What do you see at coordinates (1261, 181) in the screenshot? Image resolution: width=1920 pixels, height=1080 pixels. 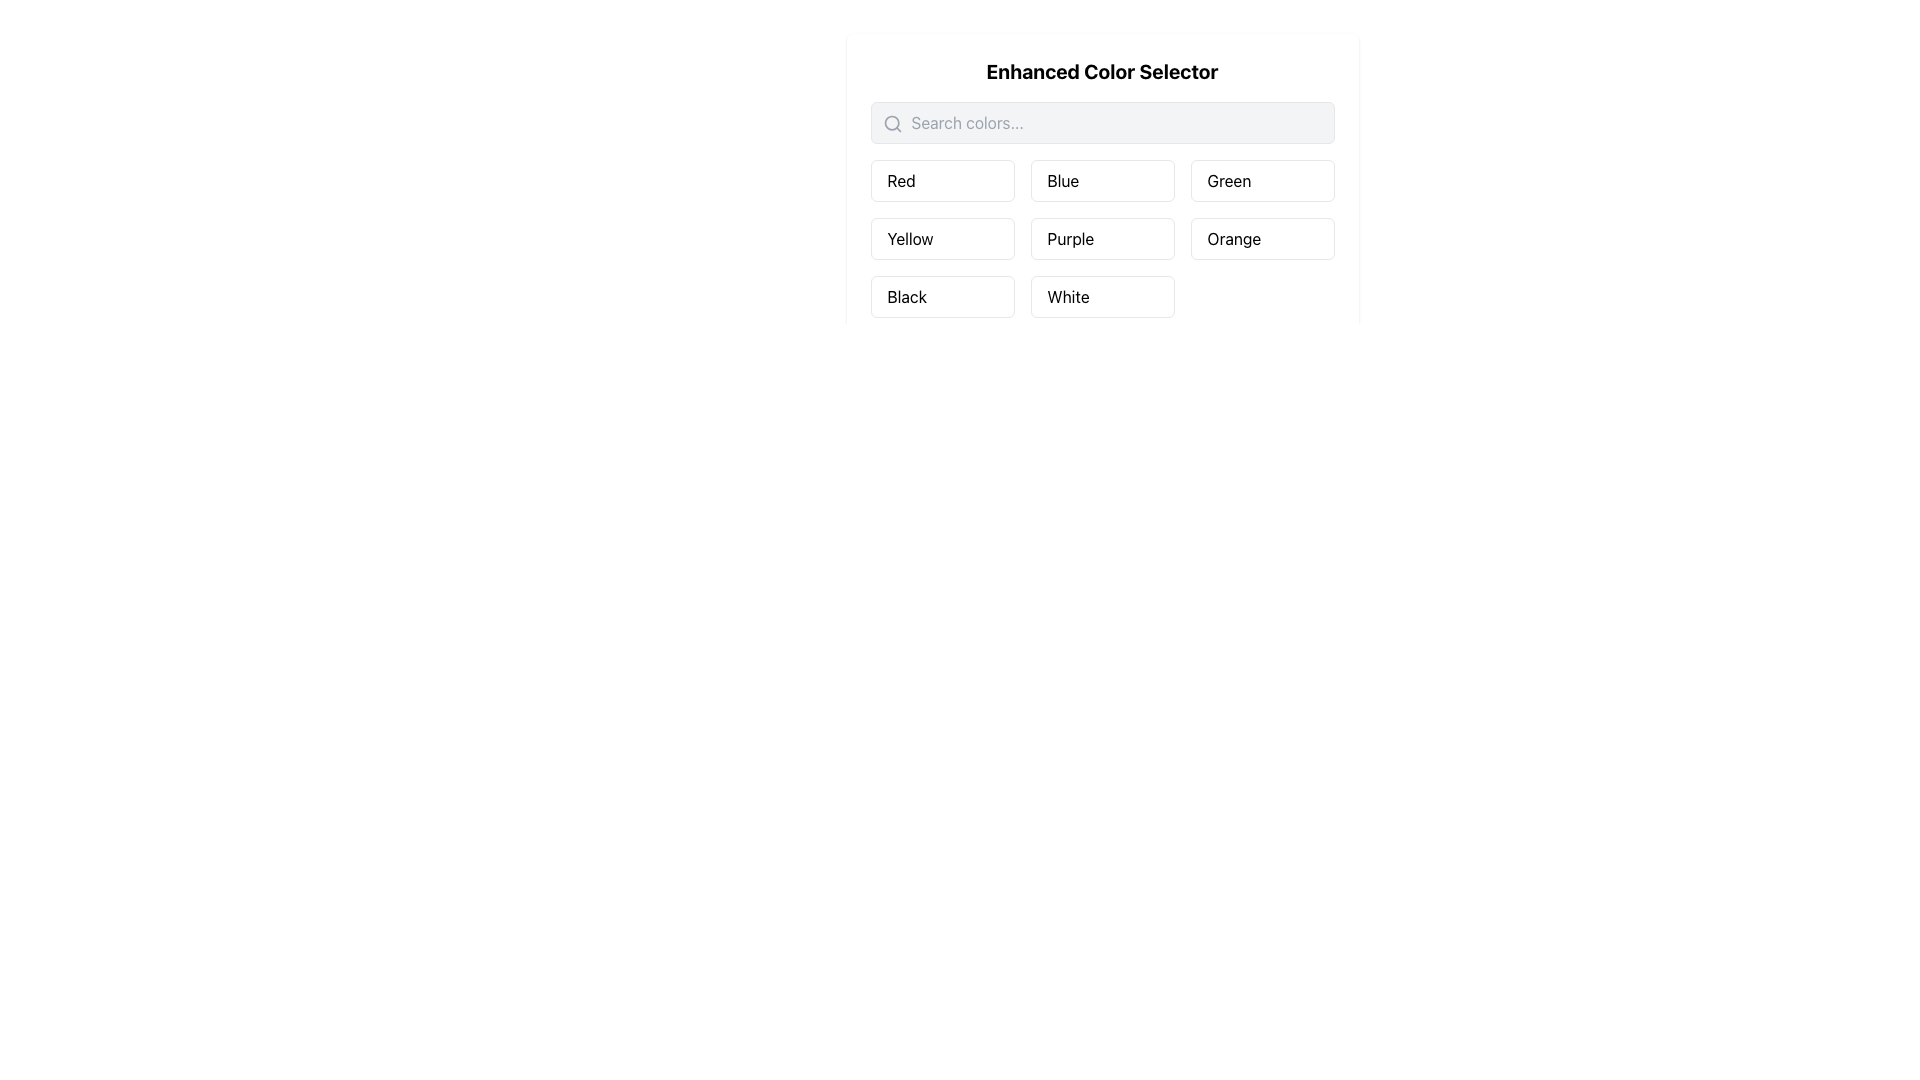 I see `the 'Green' button, which is the third button in the first row of a grid layout containing multiple colored buttons` at bounding box center [1261, 181].